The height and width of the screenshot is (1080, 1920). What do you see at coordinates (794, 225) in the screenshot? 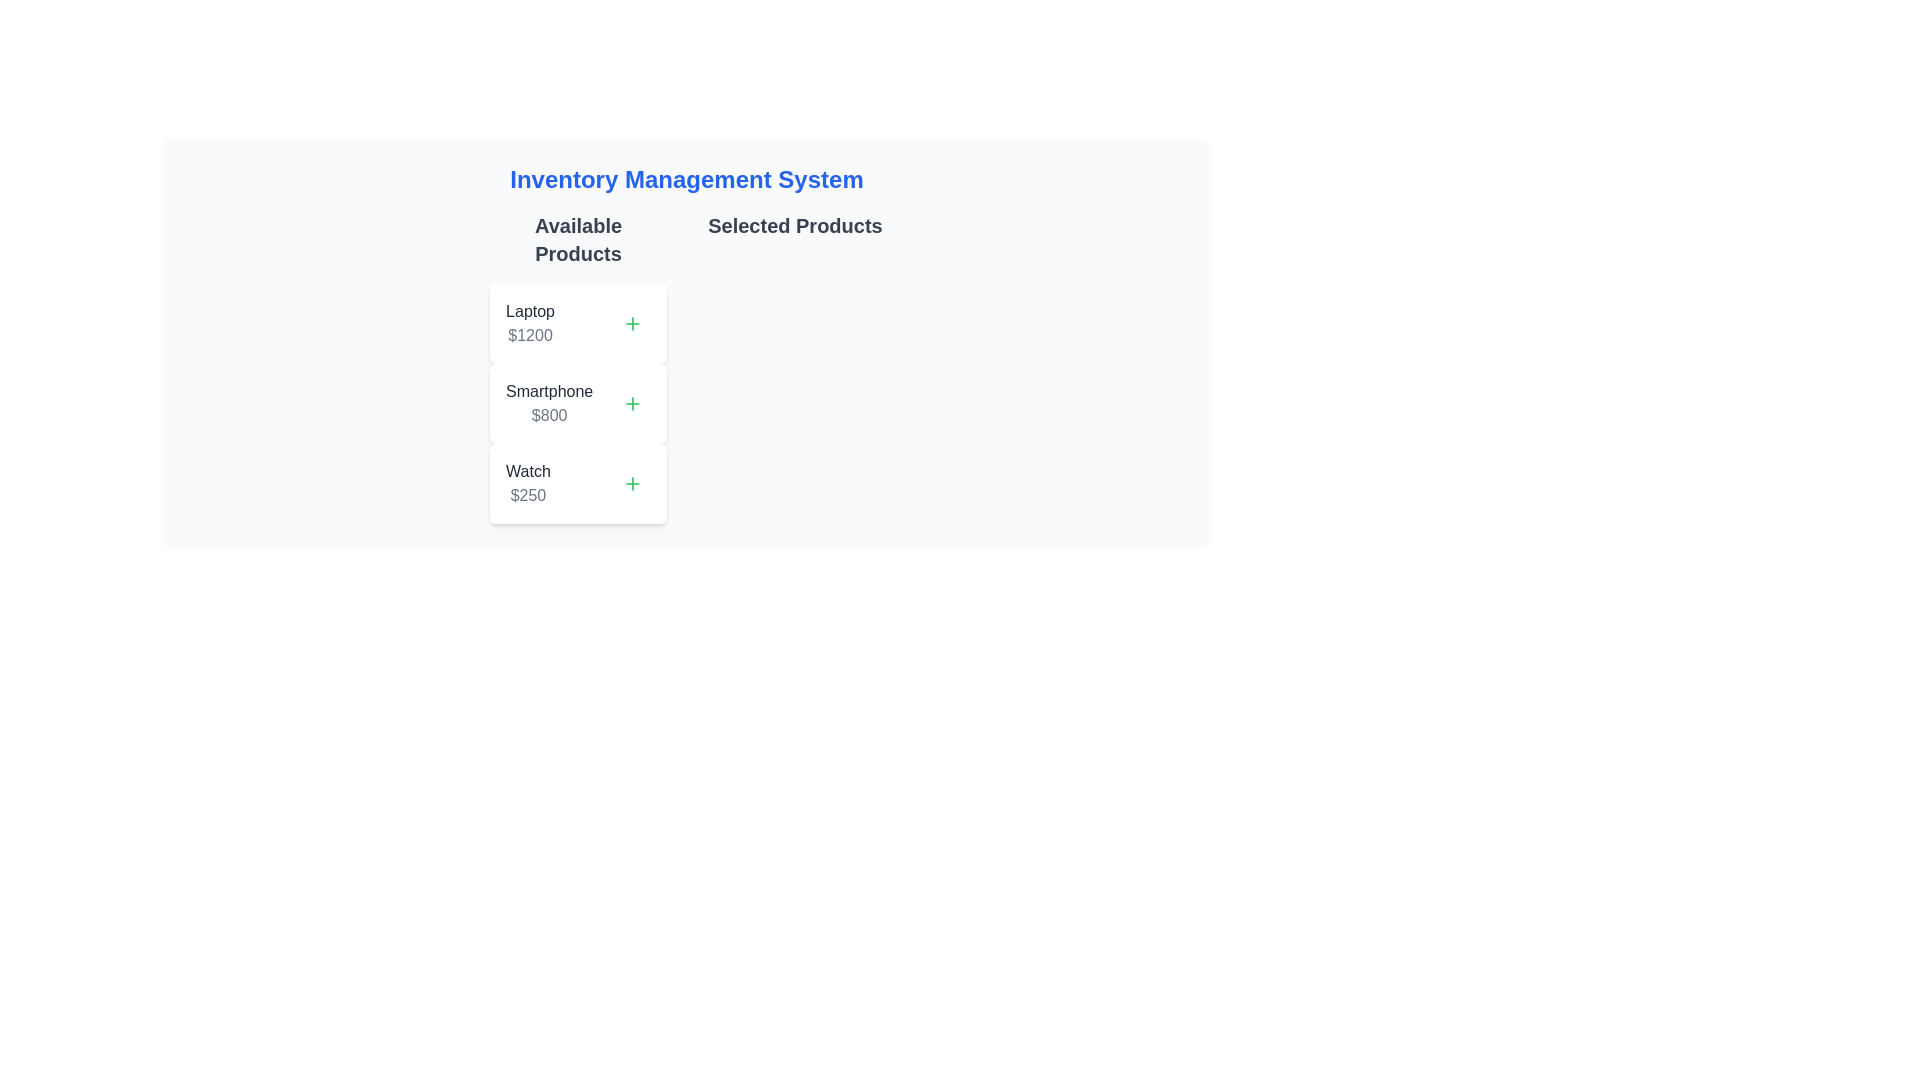
I see `the text label displaying 'Selected Products', which is bold, large, and dark gray, positioned near the top-right side of the visible section below the header 'Inventory Management System'` at bounding box center [794, 225].